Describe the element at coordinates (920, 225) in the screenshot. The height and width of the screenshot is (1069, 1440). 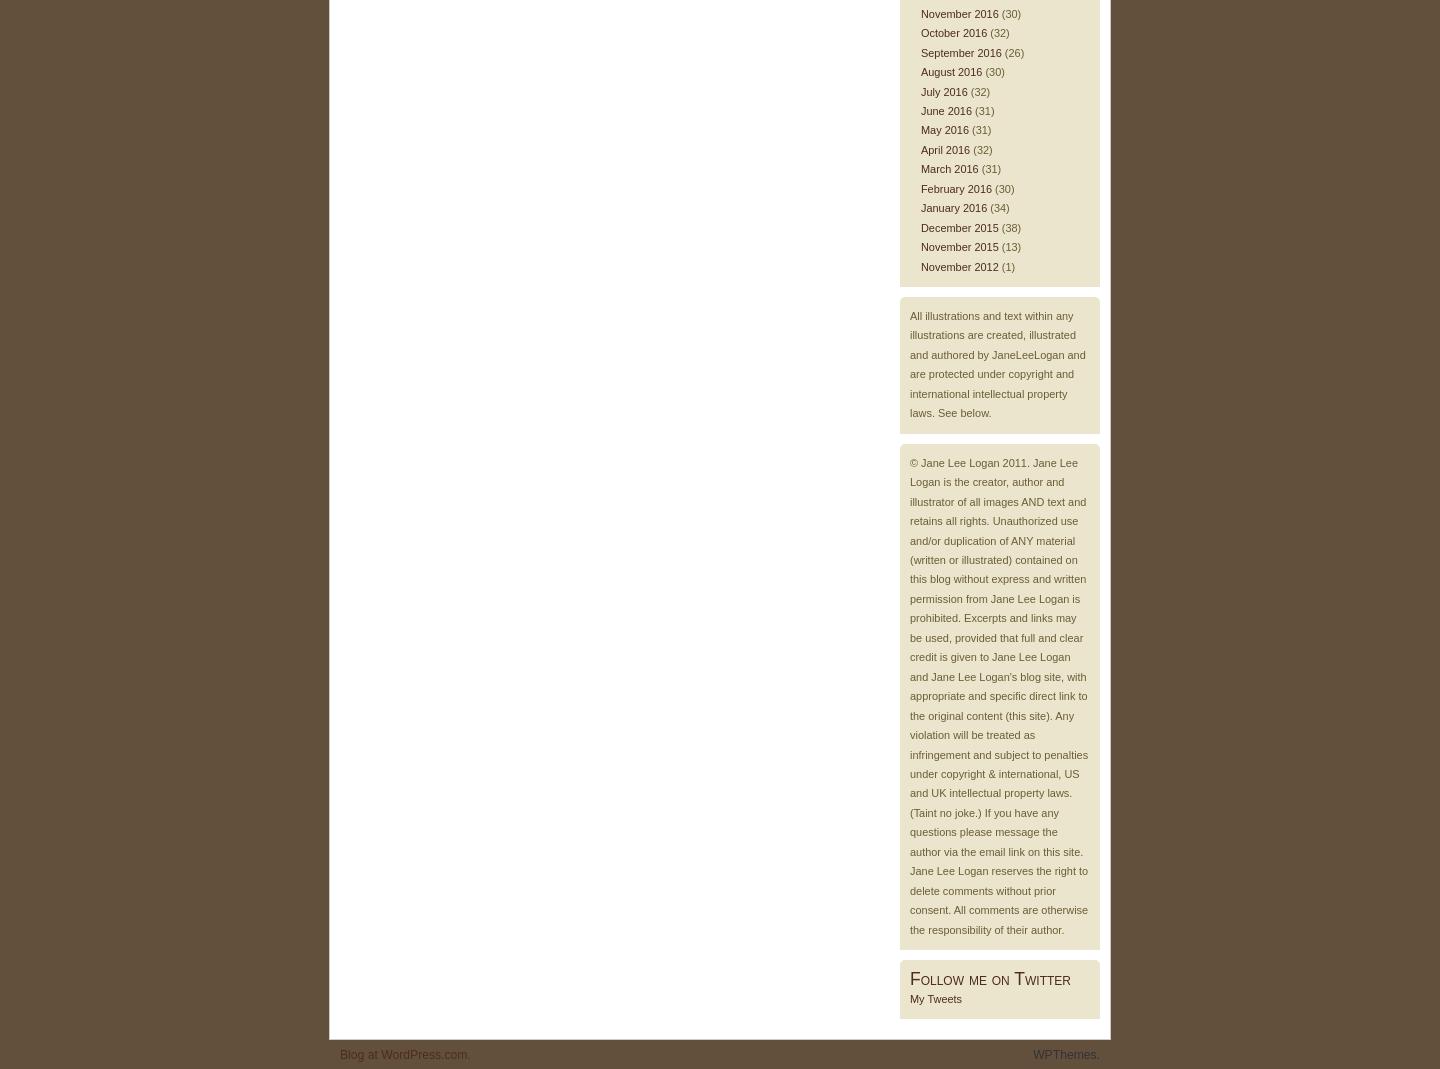
I see `'December 2015'` at that location.